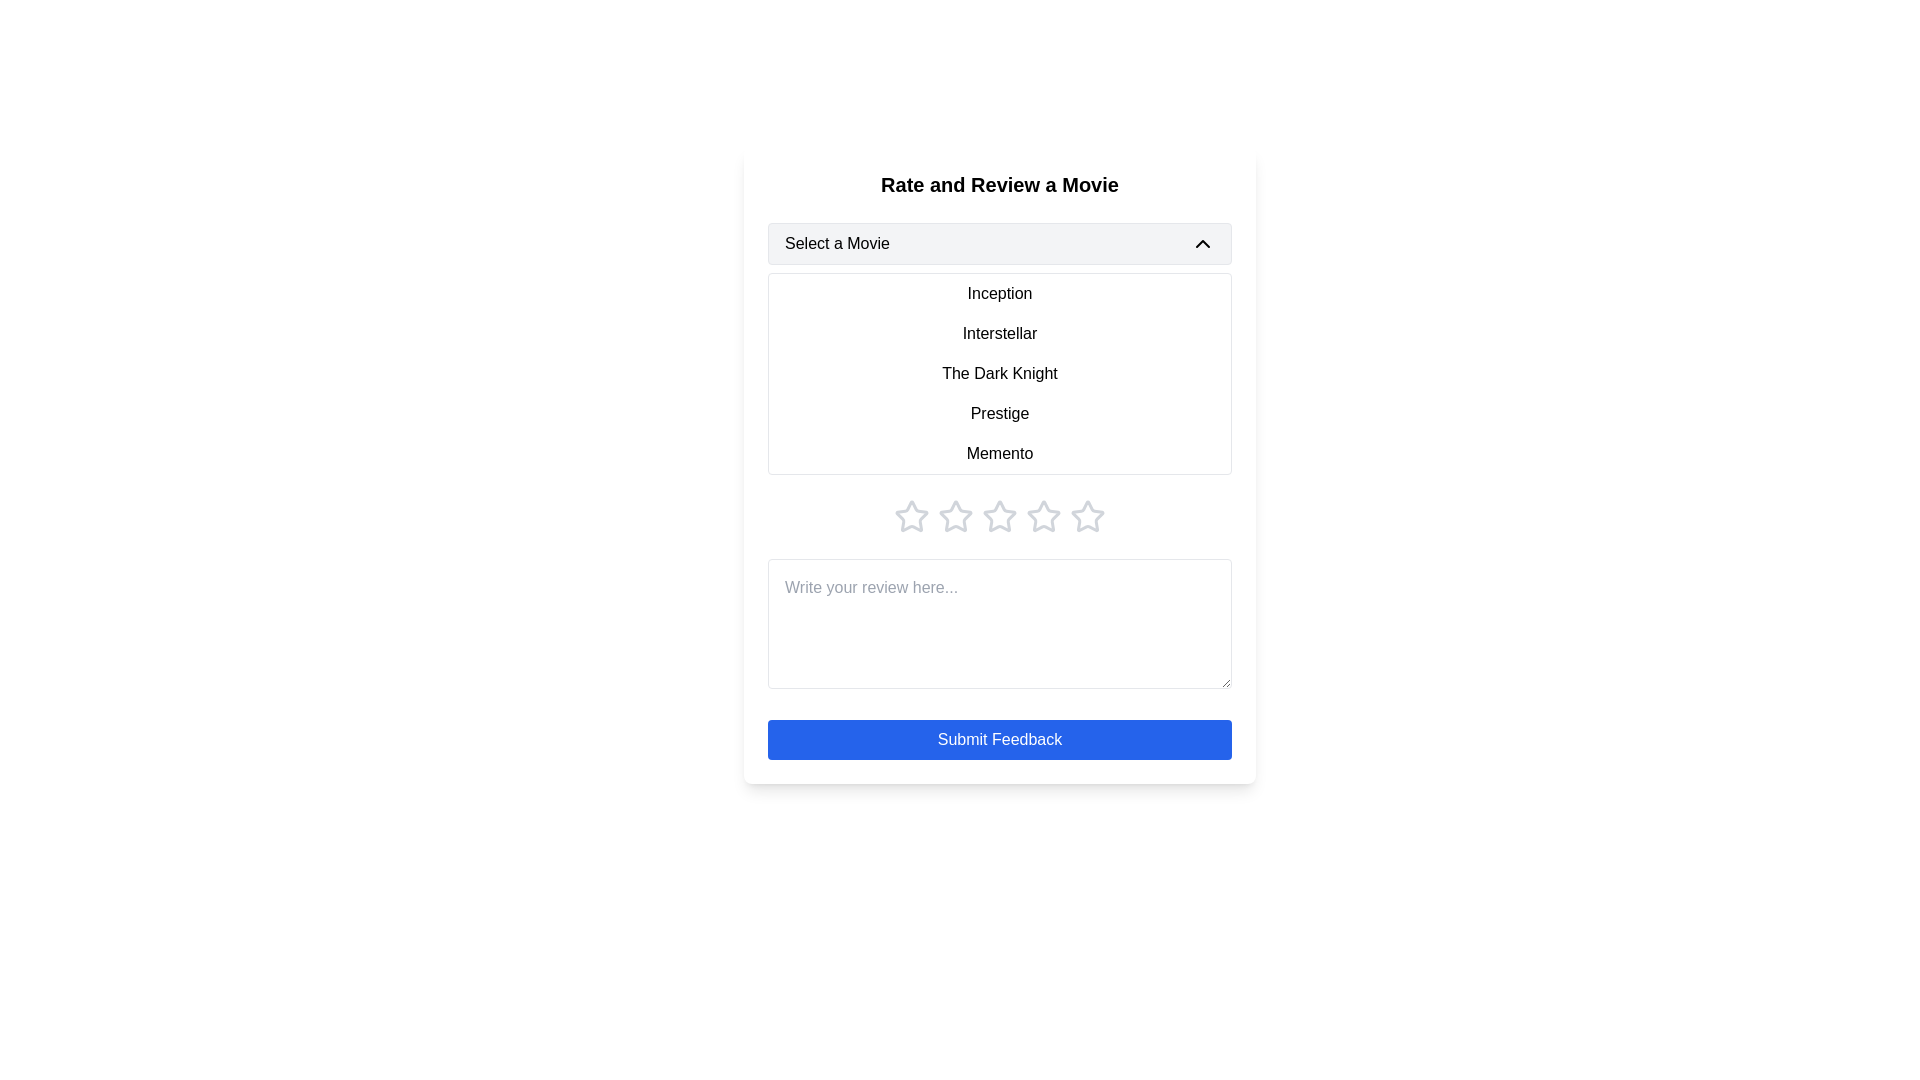 The height and width of the screenshot is (1080, 1920). I want to click on the fifth star-shaped icon in the horizontal sequence to rate it, so click(1087, 515).